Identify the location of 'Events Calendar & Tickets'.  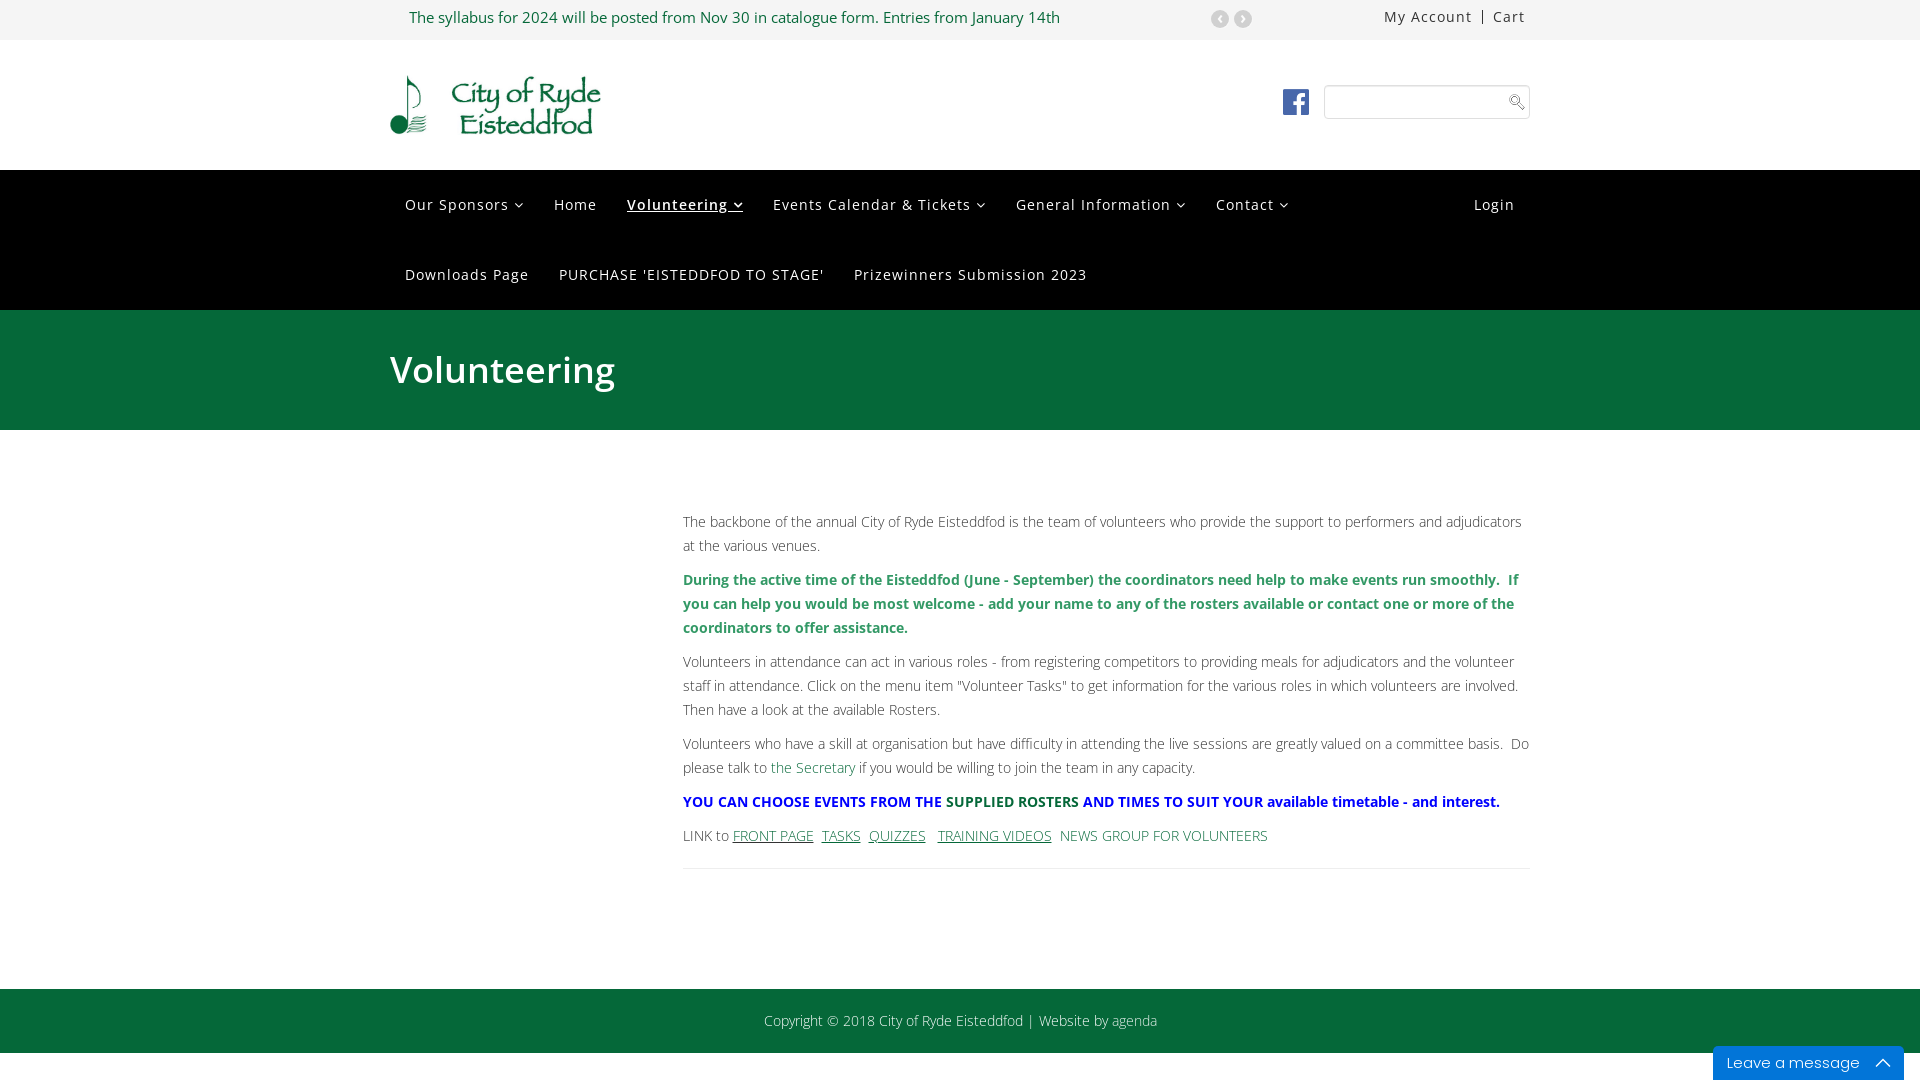
(757, 204).